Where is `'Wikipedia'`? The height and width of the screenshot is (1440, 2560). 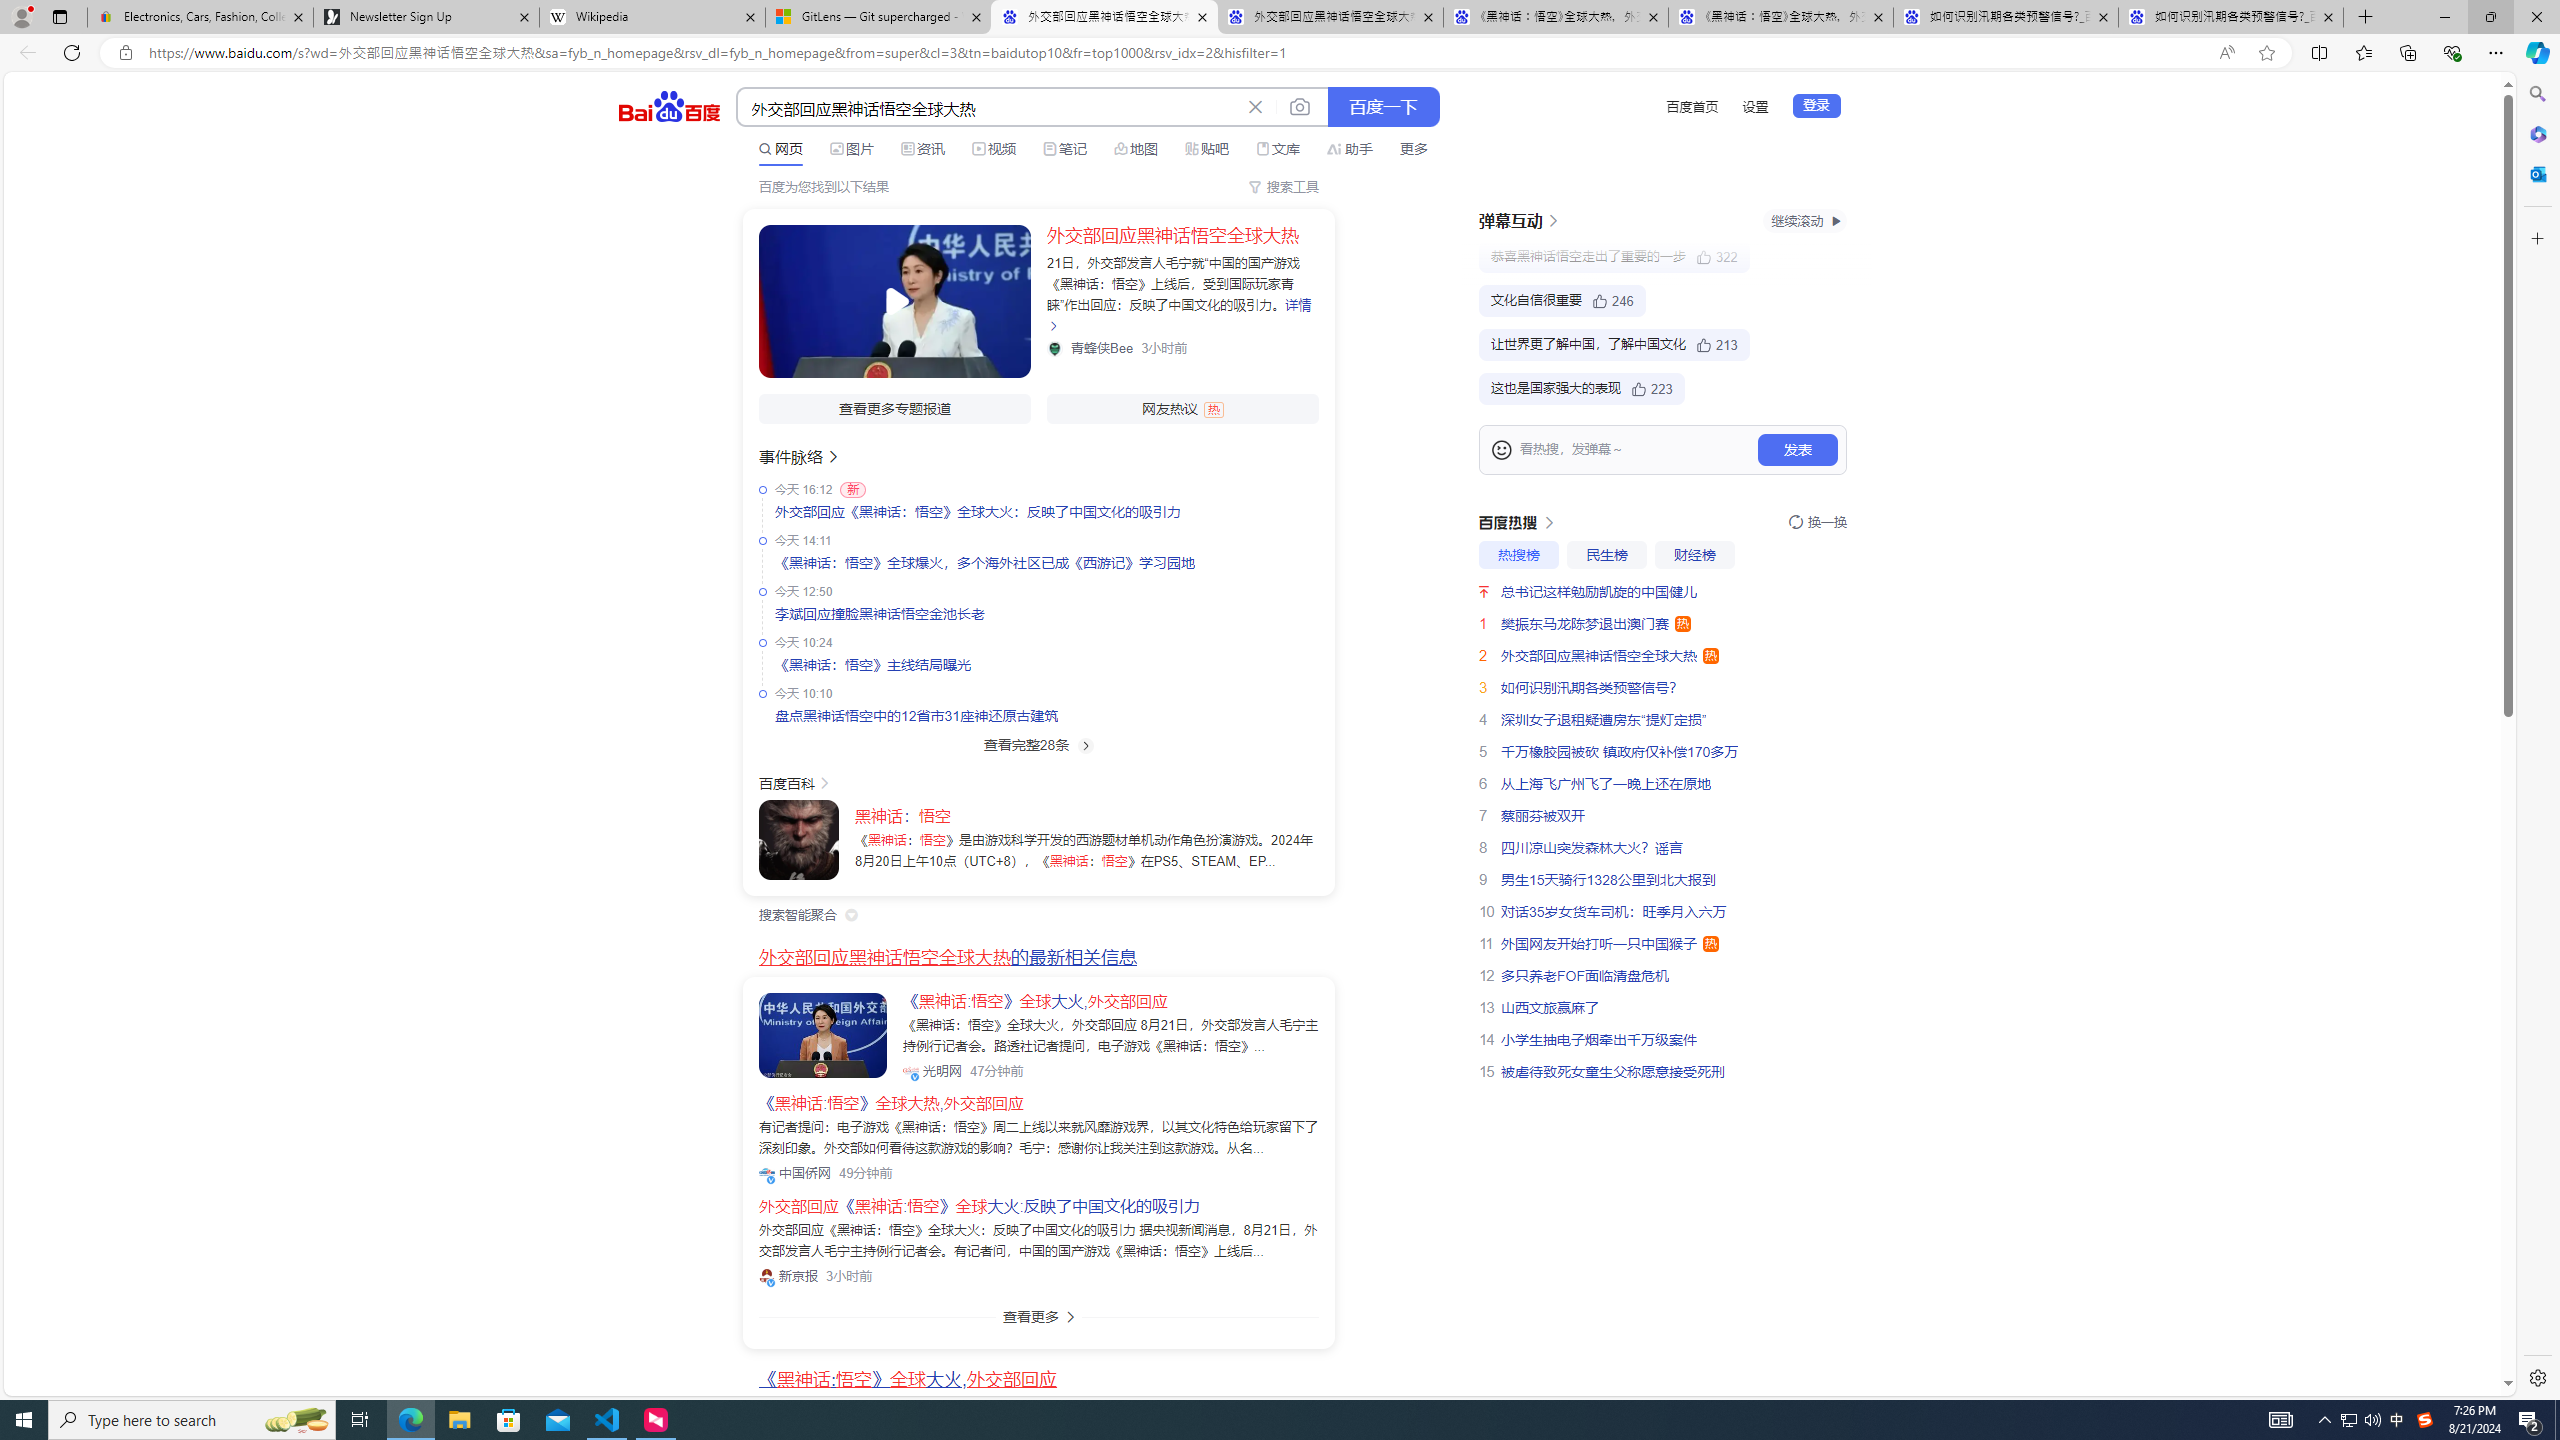
'Wikipedia' is located at coordinates (651, 16).